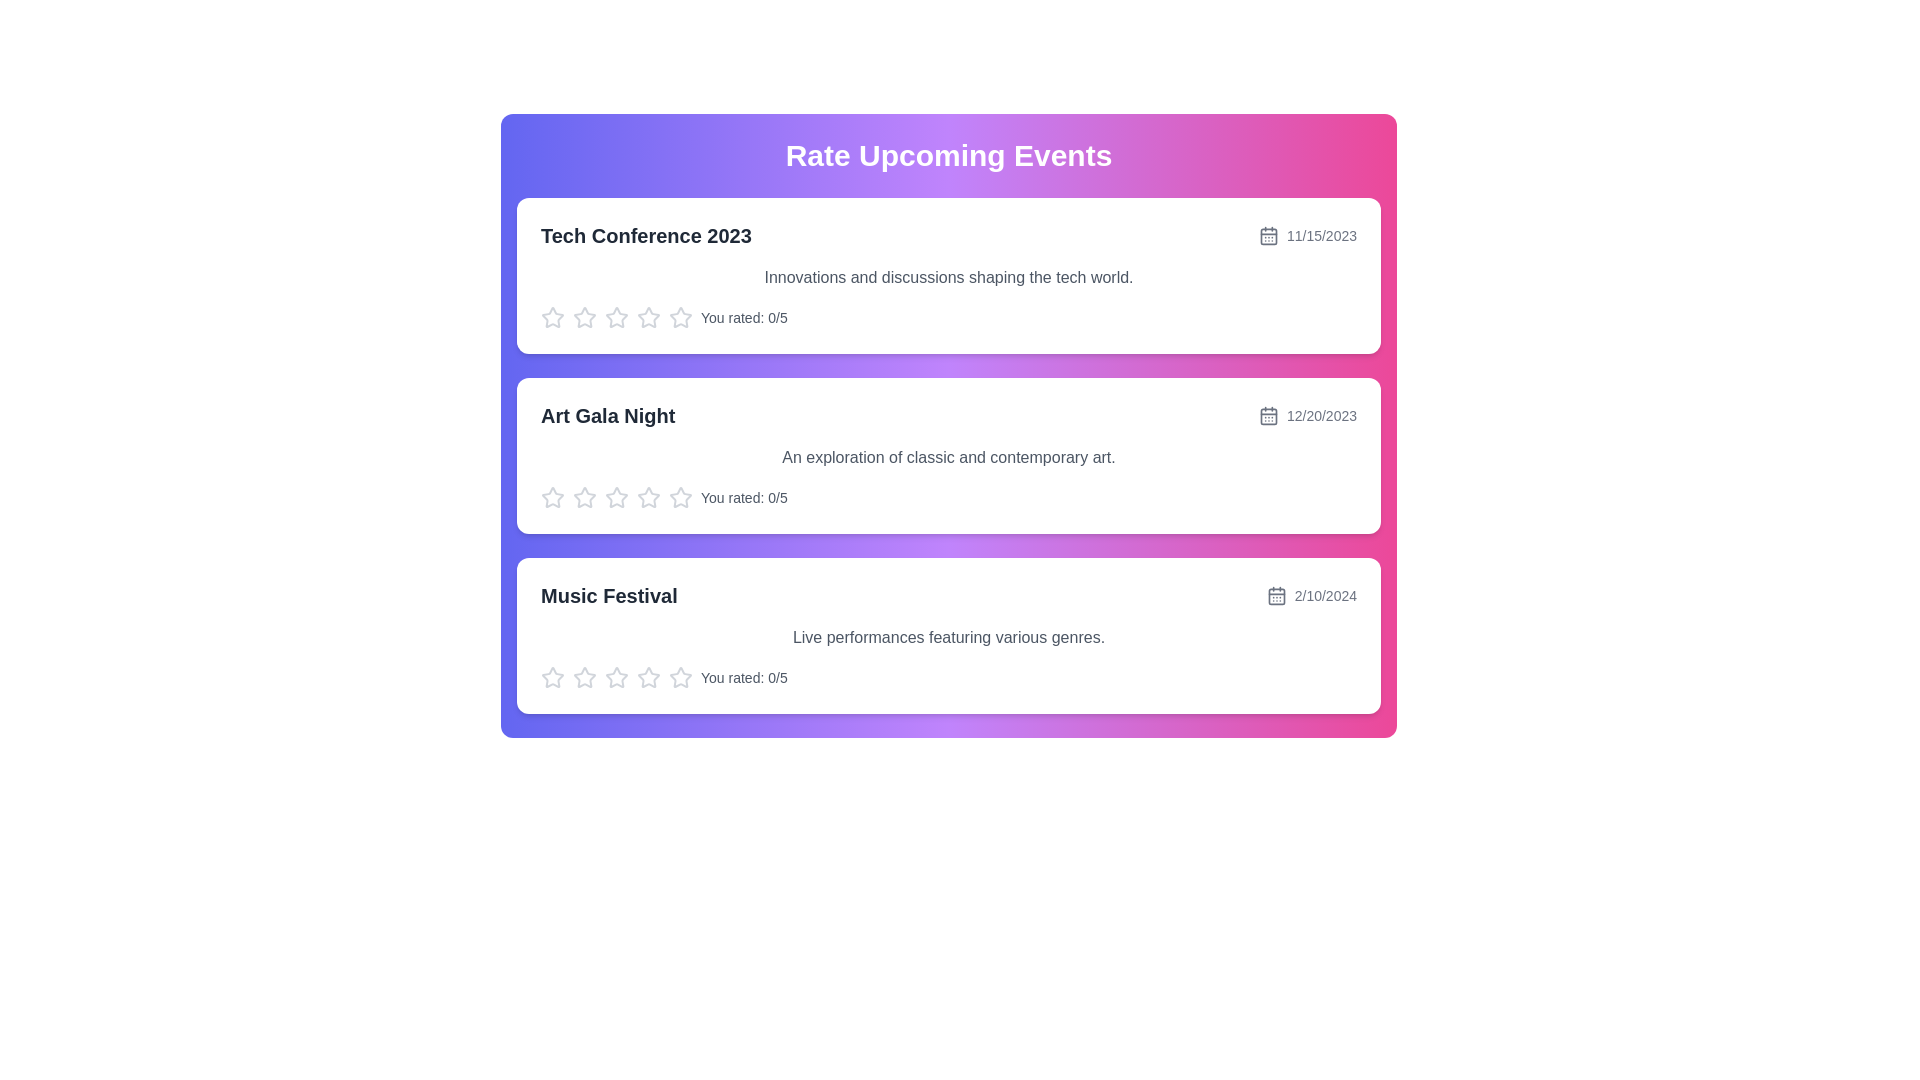 This screenshot has width=1920, height=1080. Describe the element at coordinates (584, 496) in the screenshot. I see `the first rating star icon below the 'Art Gala Night' event description` at that location.